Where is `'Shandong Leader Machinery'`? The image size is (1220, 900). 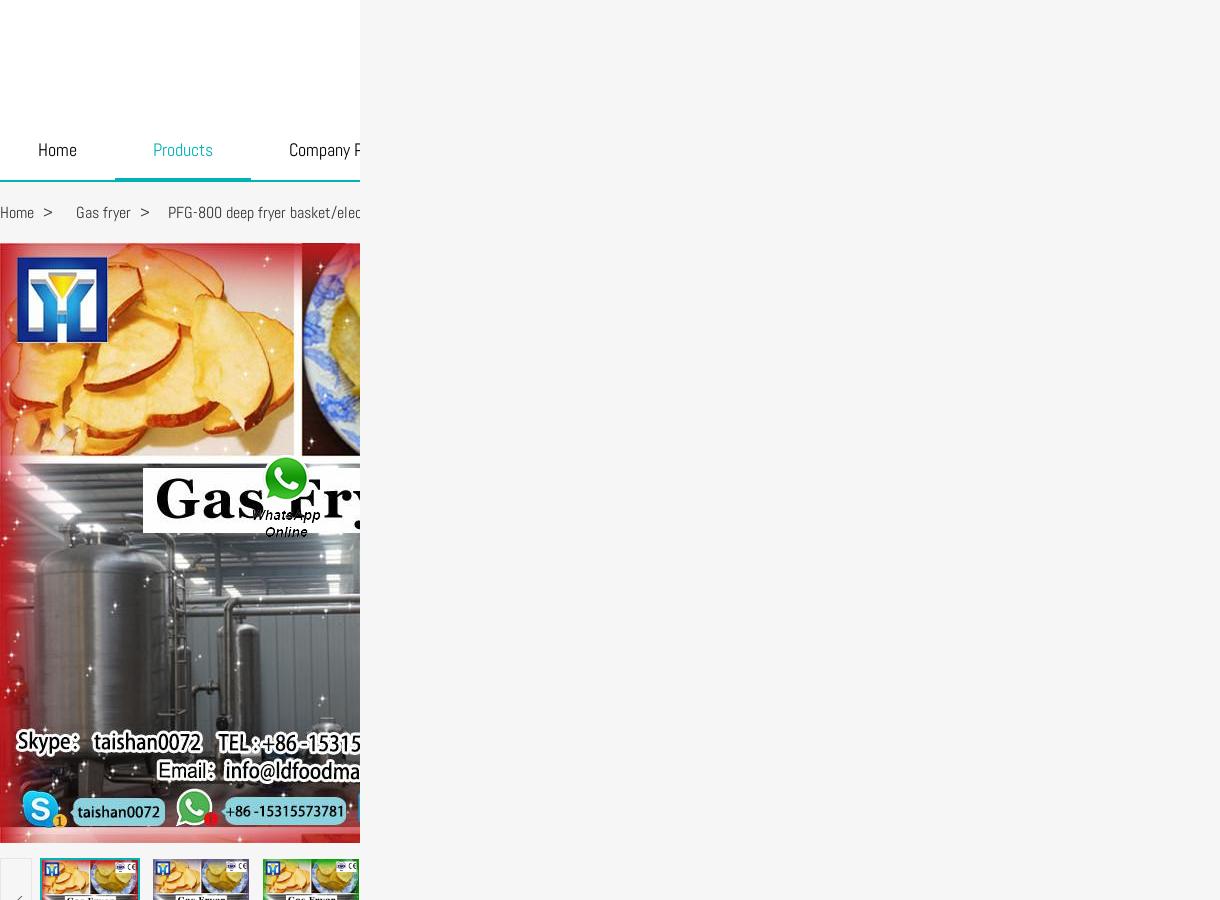
'Shandong Leader Machinery' is located at coordinates (625, 58).